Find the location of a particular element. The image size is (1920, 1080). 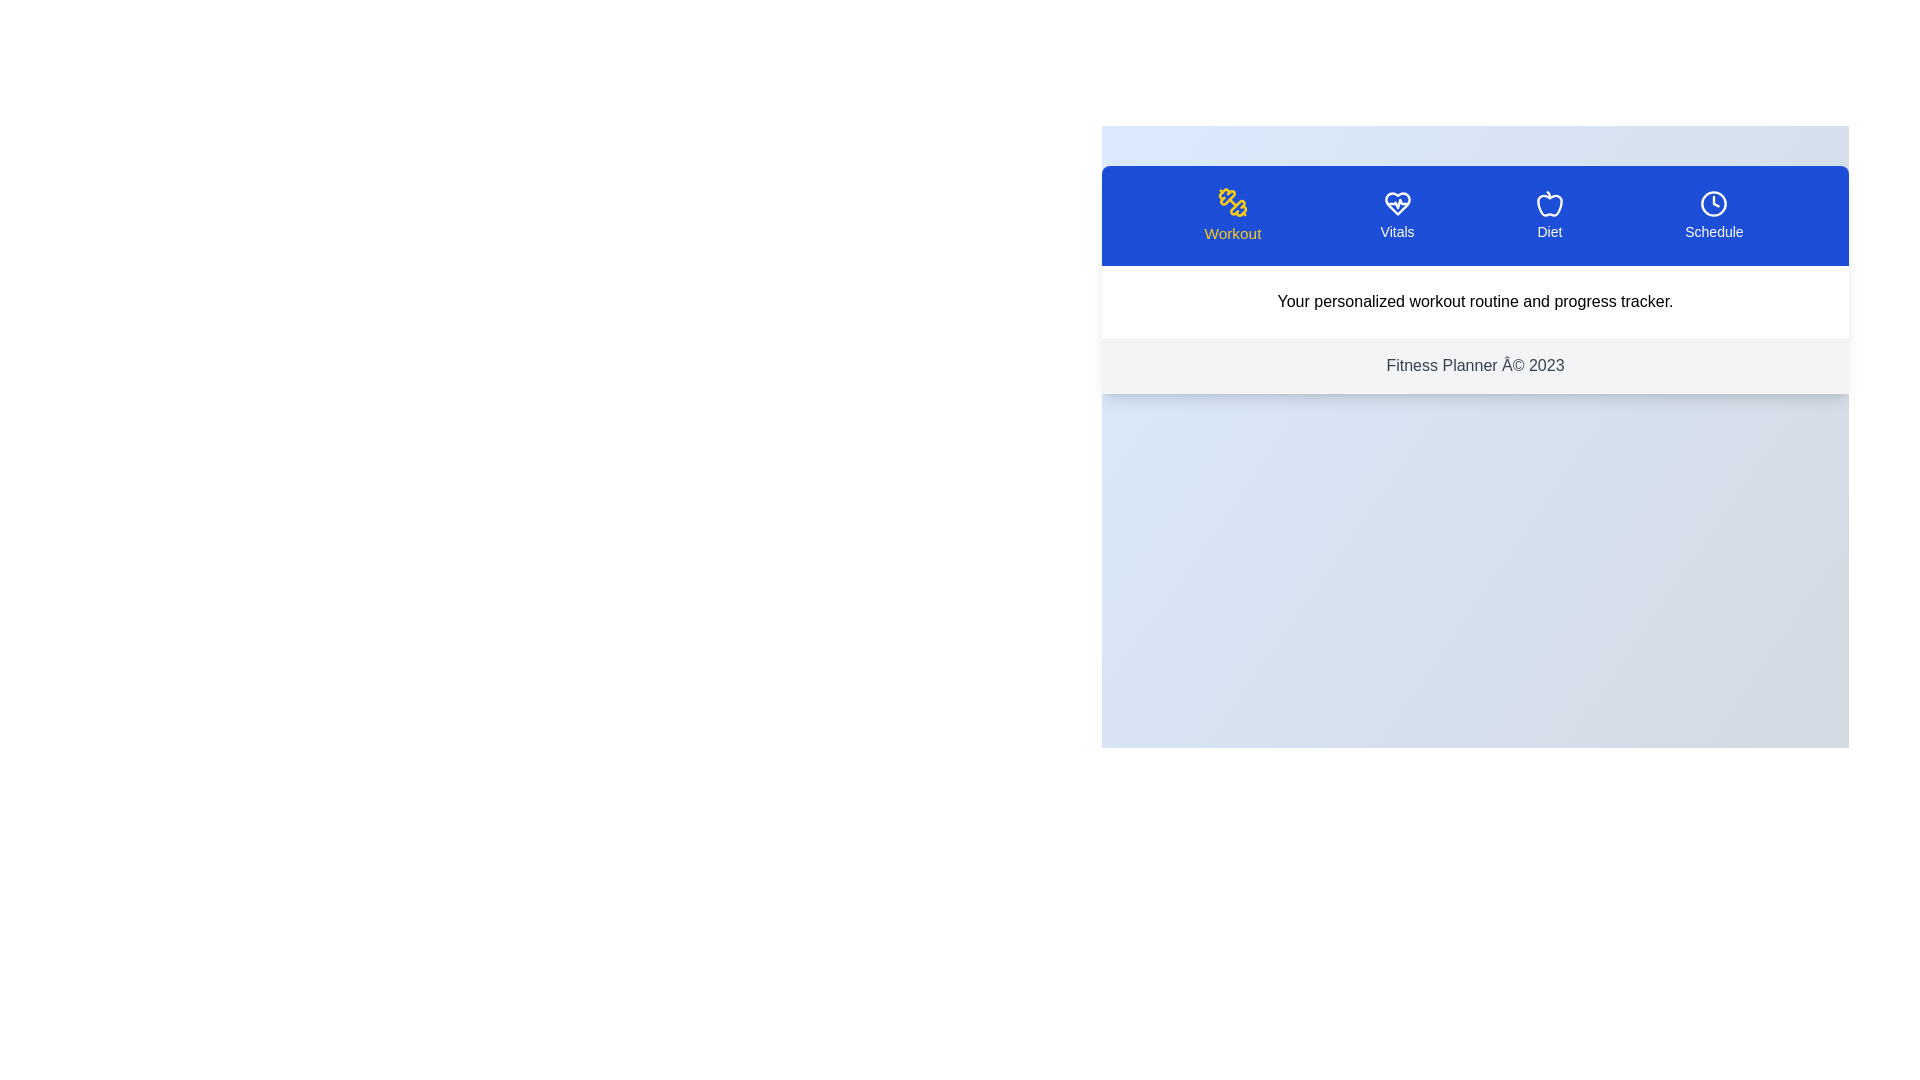

the tab labeled Vitals to view its content is located at coordinates (1396, 216).